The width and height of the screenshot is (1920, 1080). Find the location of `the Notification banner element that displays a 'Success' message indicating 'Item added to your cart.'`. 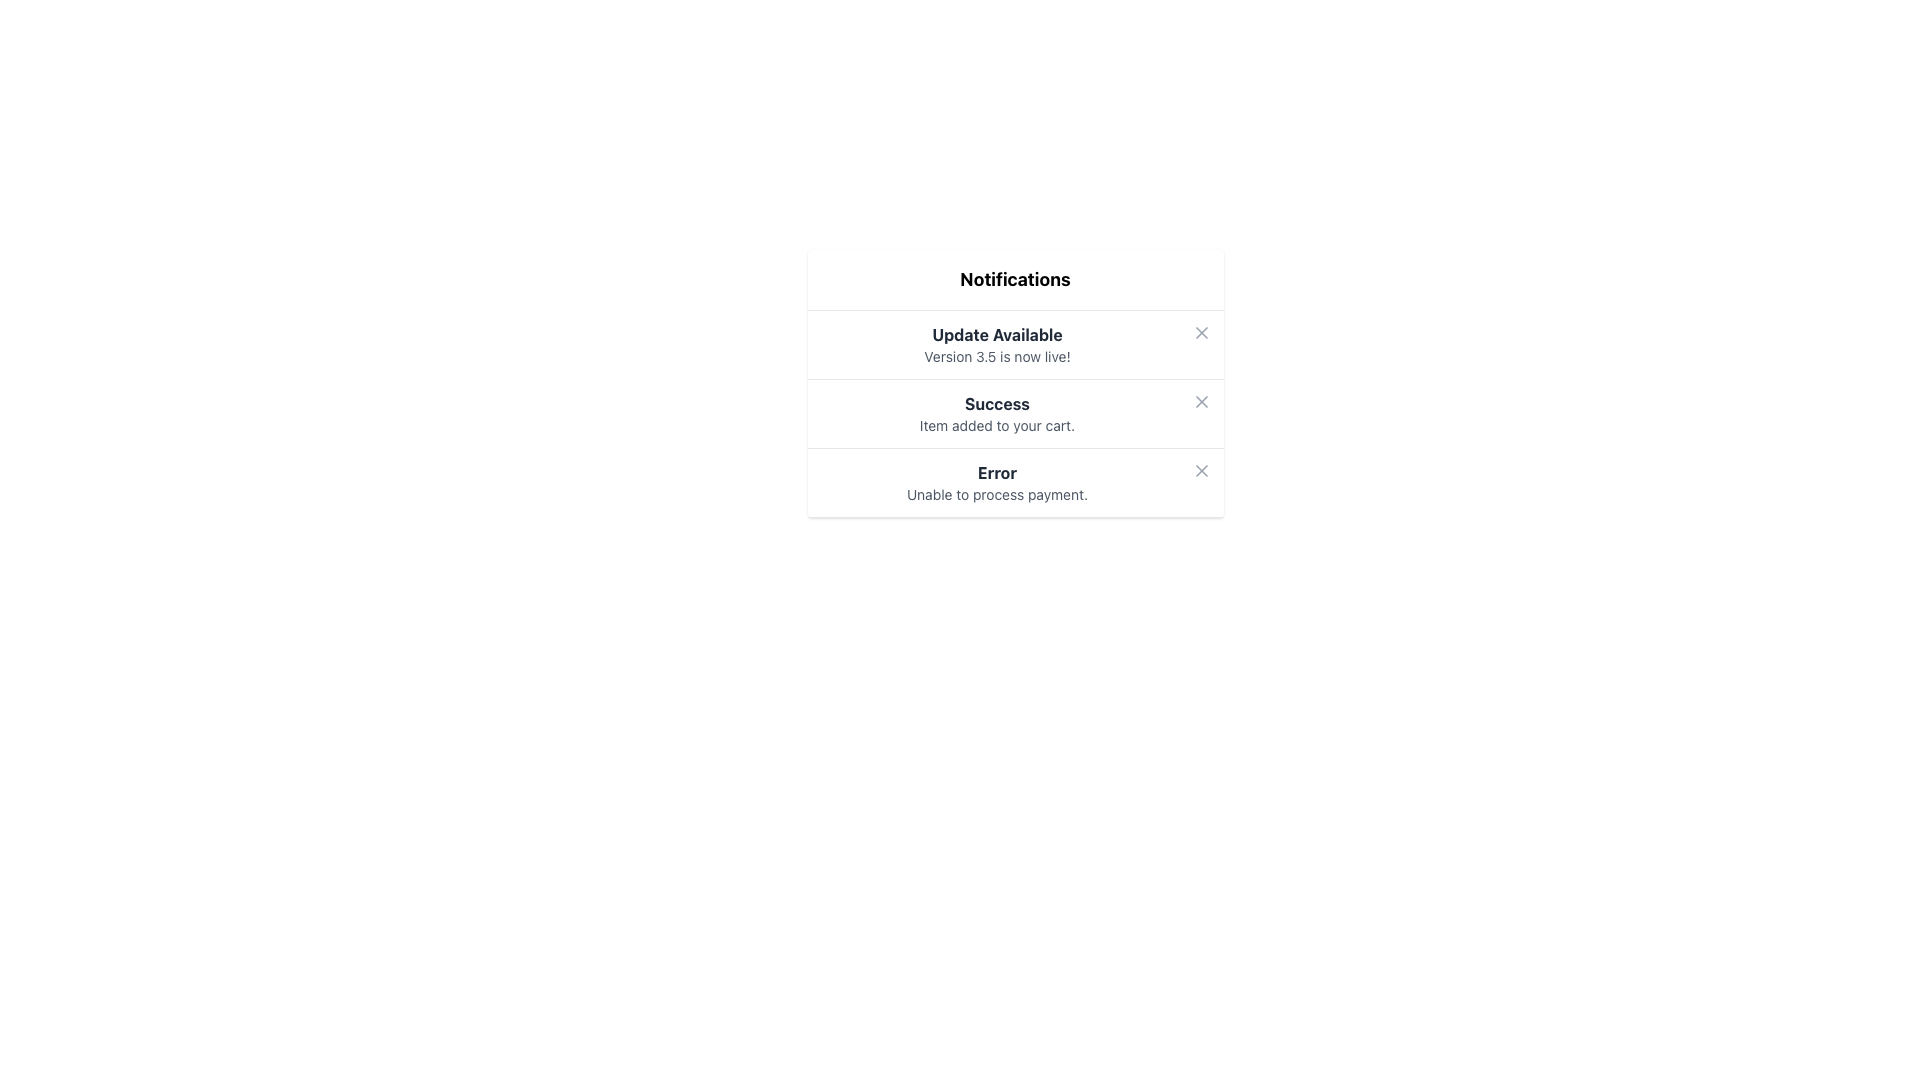

the Notification banner element that displays a 'Success' message indicating 'Item added to your cart.' is located at coordinates (997, 412).